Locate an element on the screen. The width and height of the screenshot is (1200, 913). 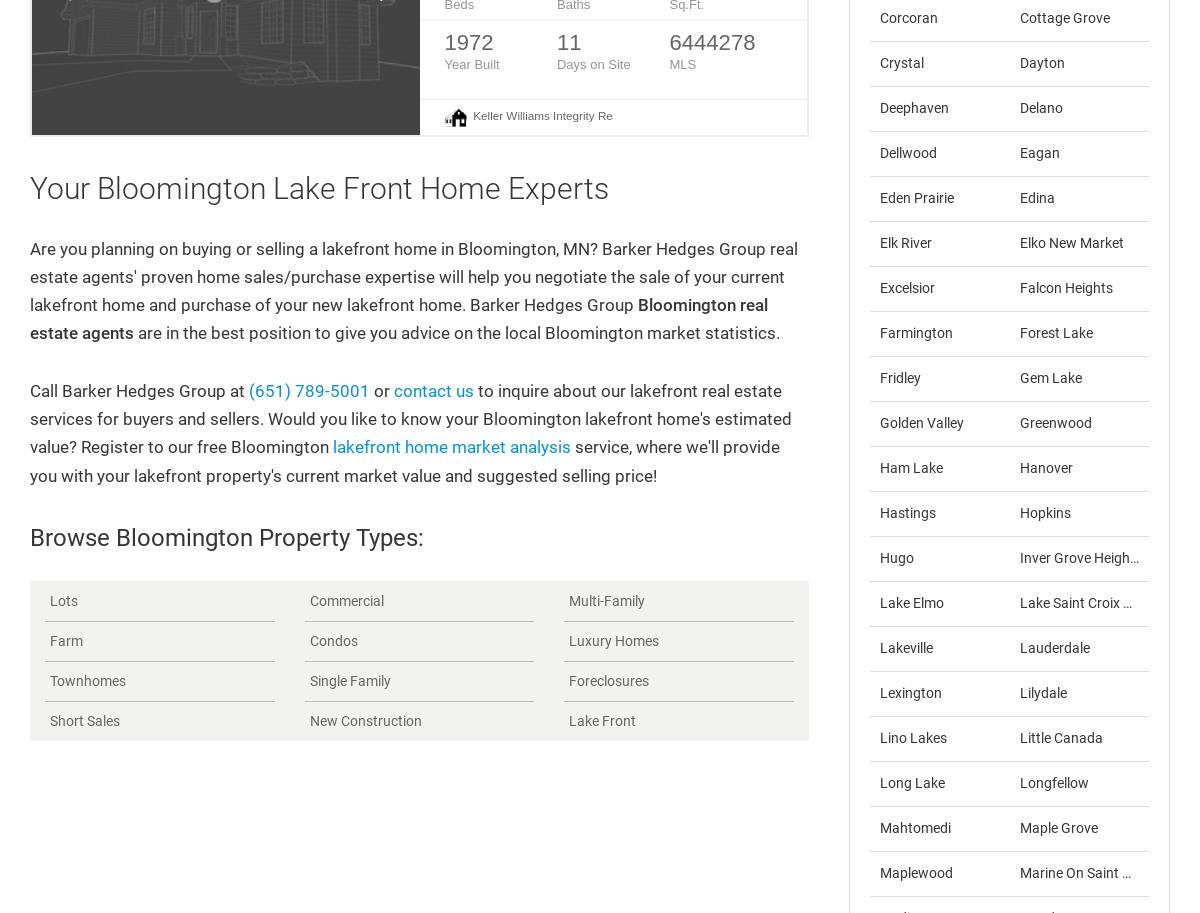
'MLS' is located at coordinates (682, 63).